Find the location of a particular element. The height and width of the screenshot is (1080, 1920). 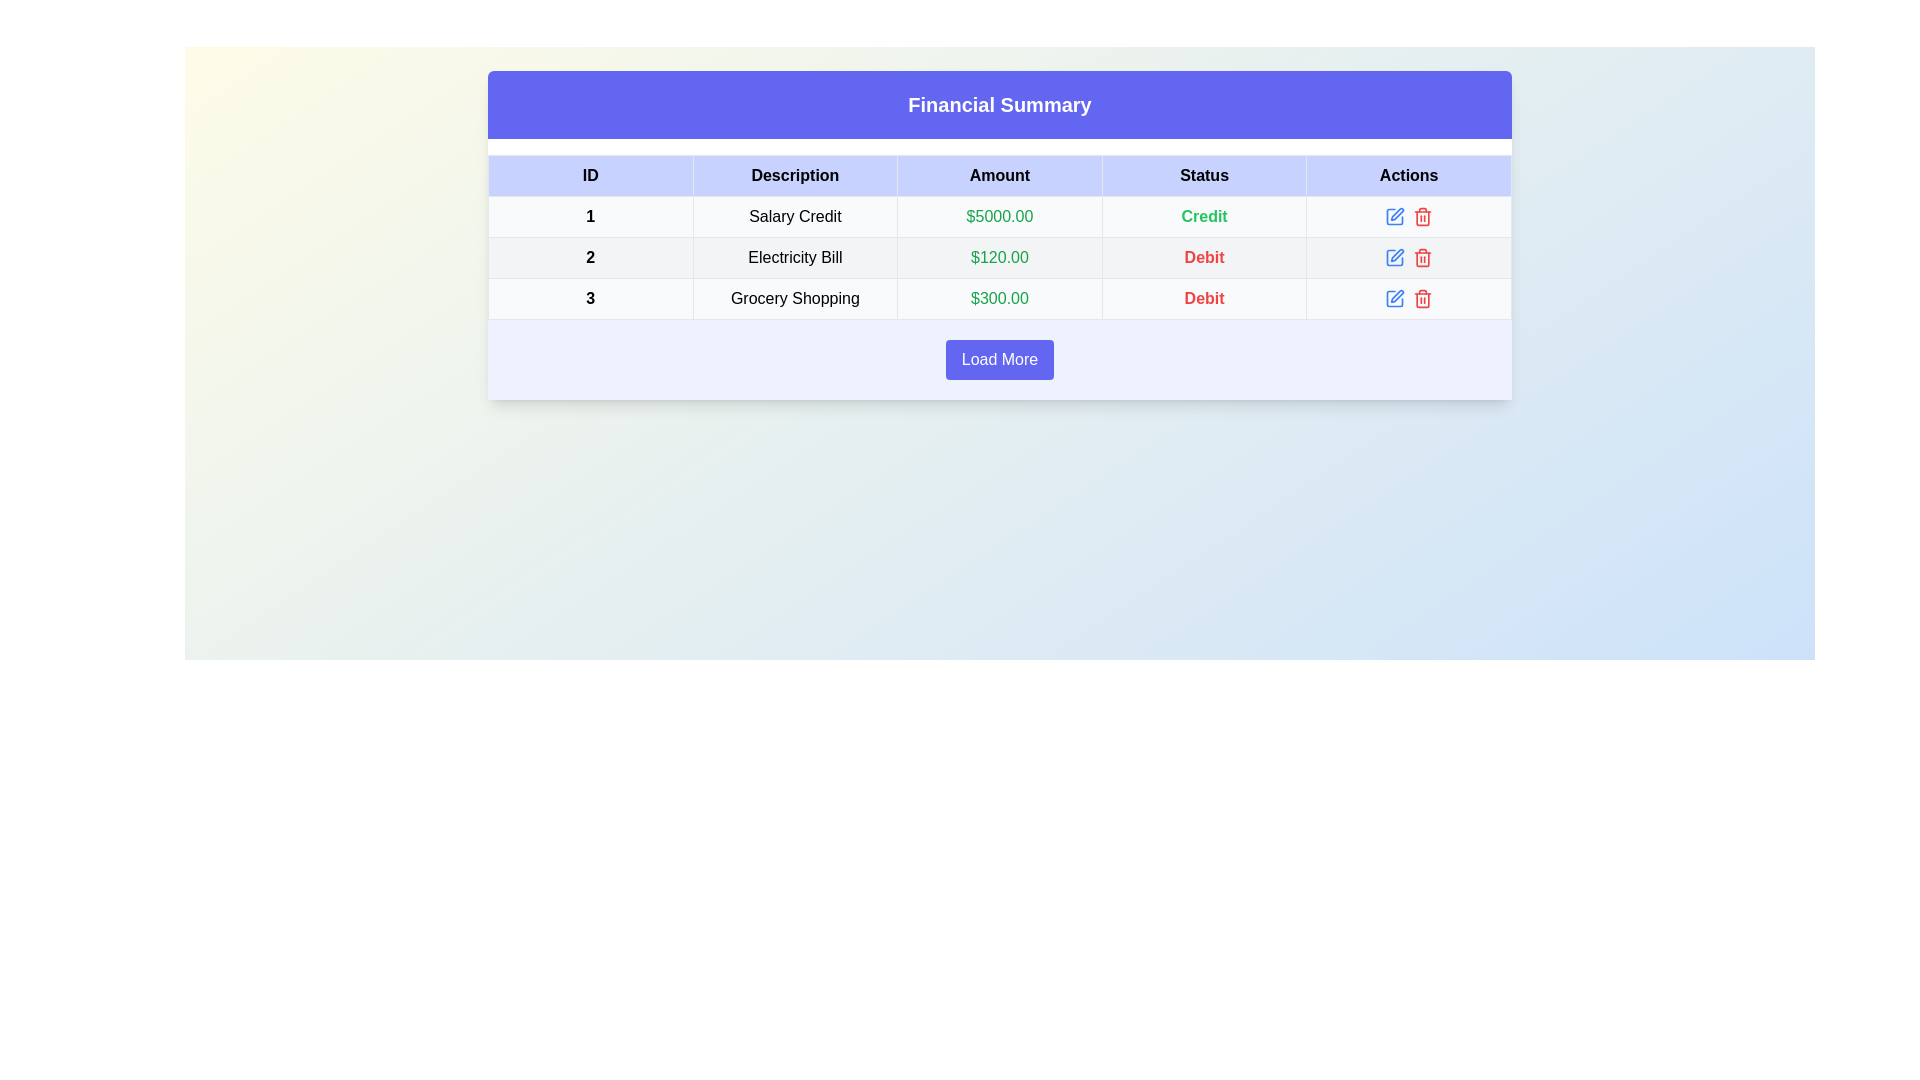

the second row of the table containing the ID '2', Description 'Electricity Bill', Amount '$120.00', and Status 'Debit' is located at coordinates (999, 257).